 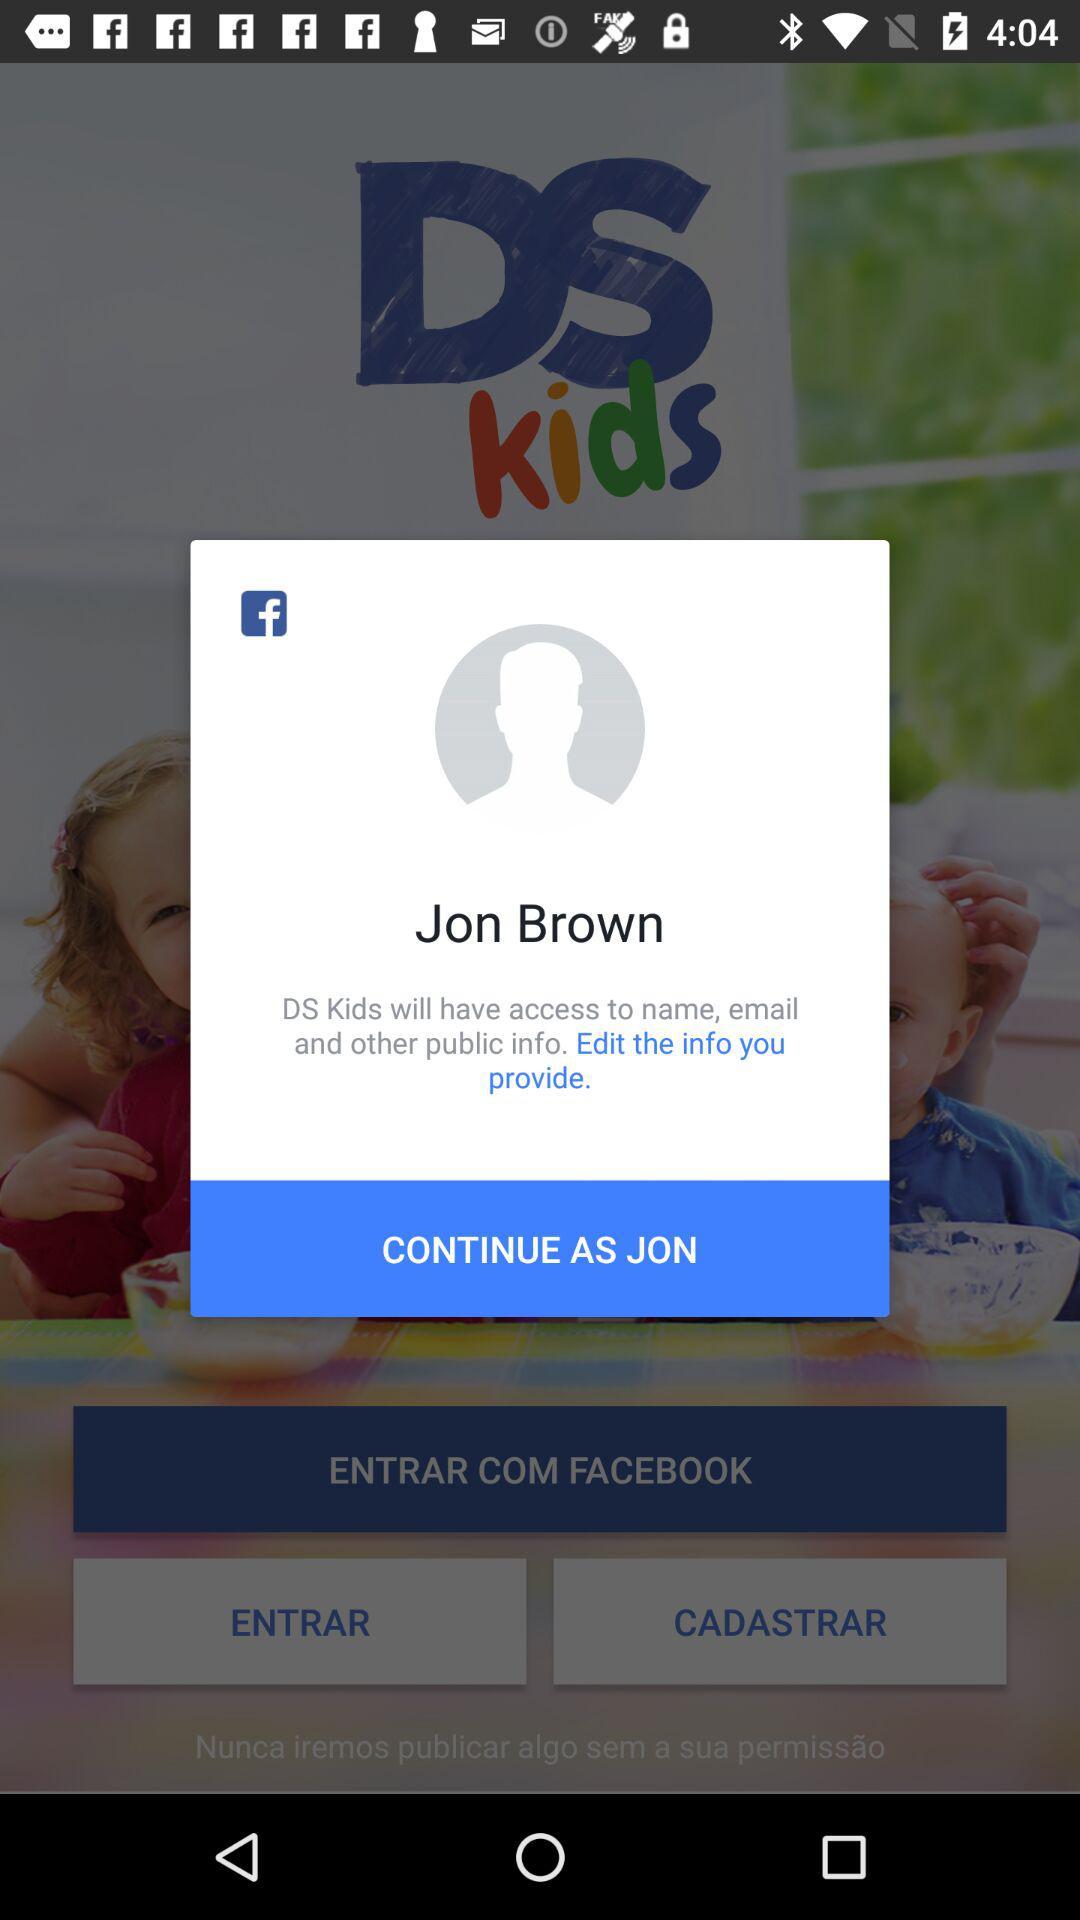 I want to click on the ds kids will icon, so click(x=540, y=1041).